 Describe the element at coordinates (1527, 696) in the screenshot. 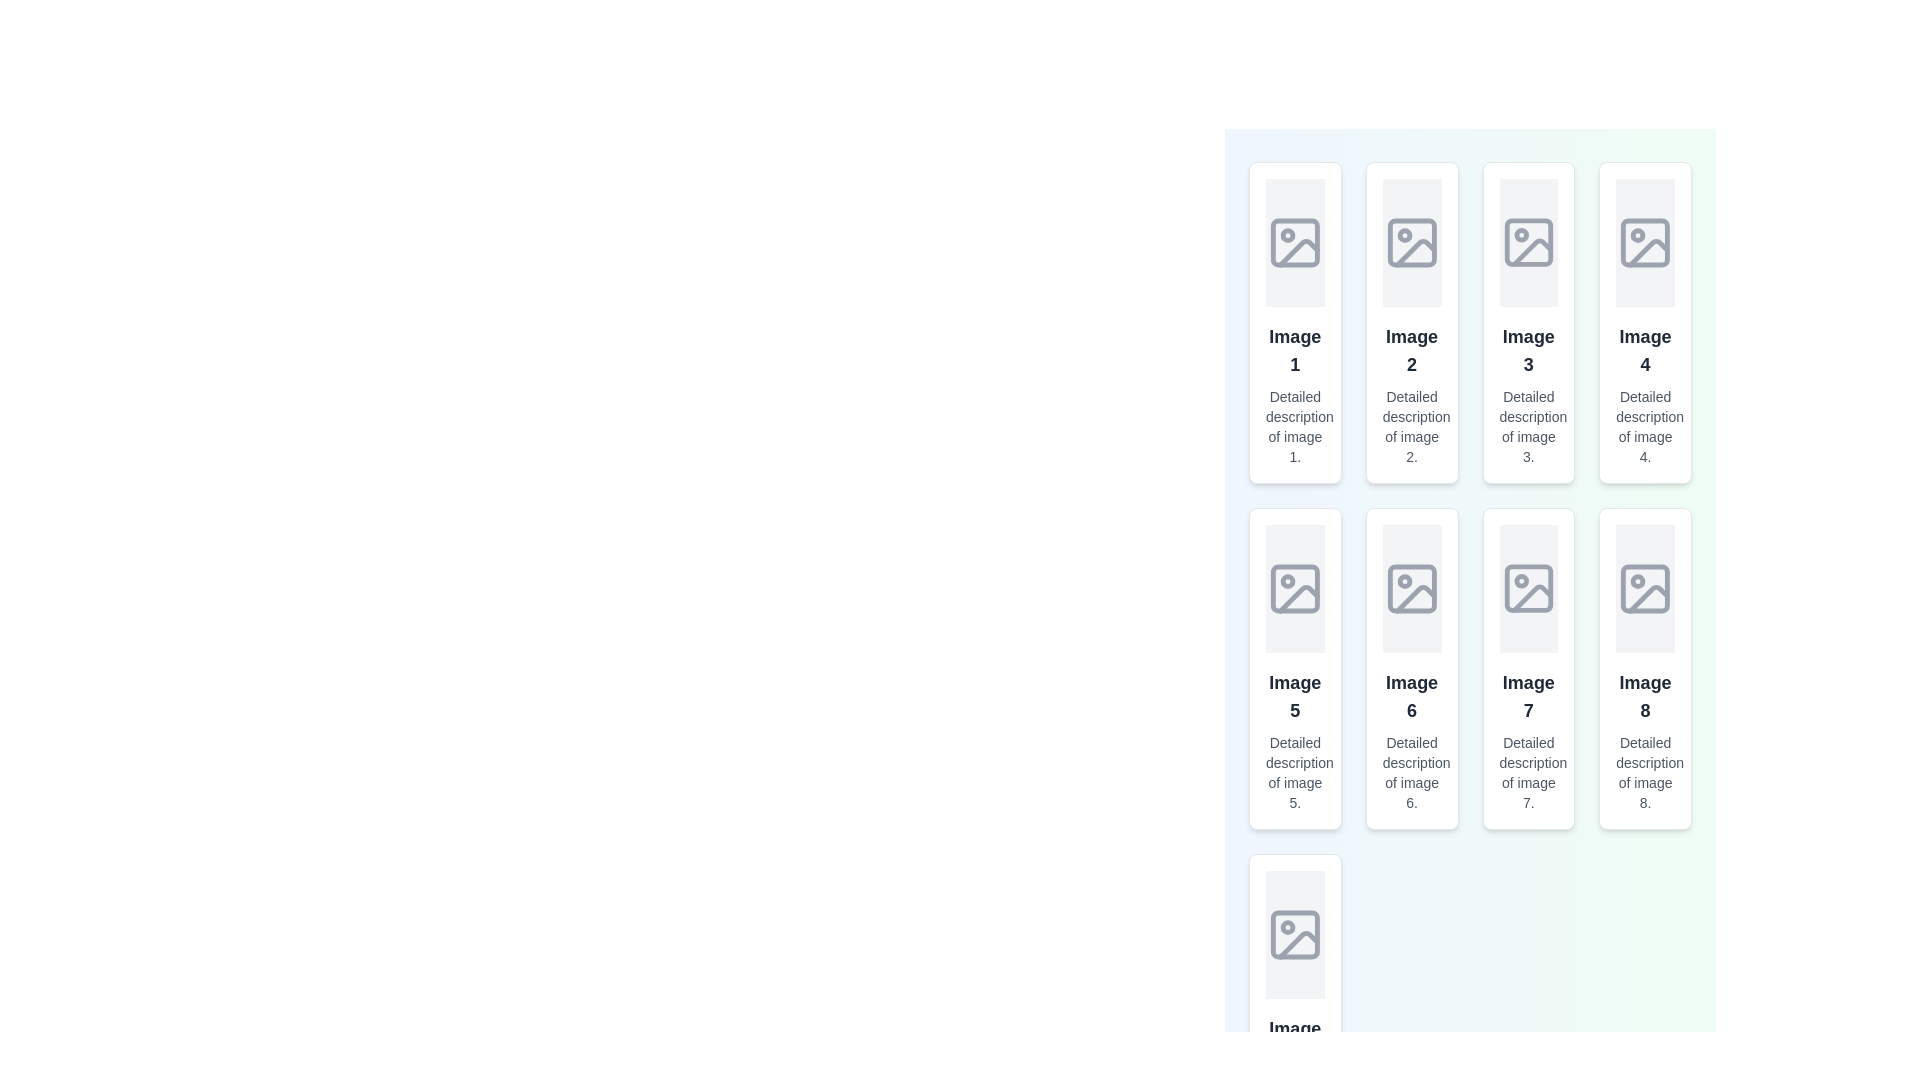

I see `the label with the text 'Image 7', which is styled in large bold sans-serif font and located in the second row and third column of the grid layout` at that location.